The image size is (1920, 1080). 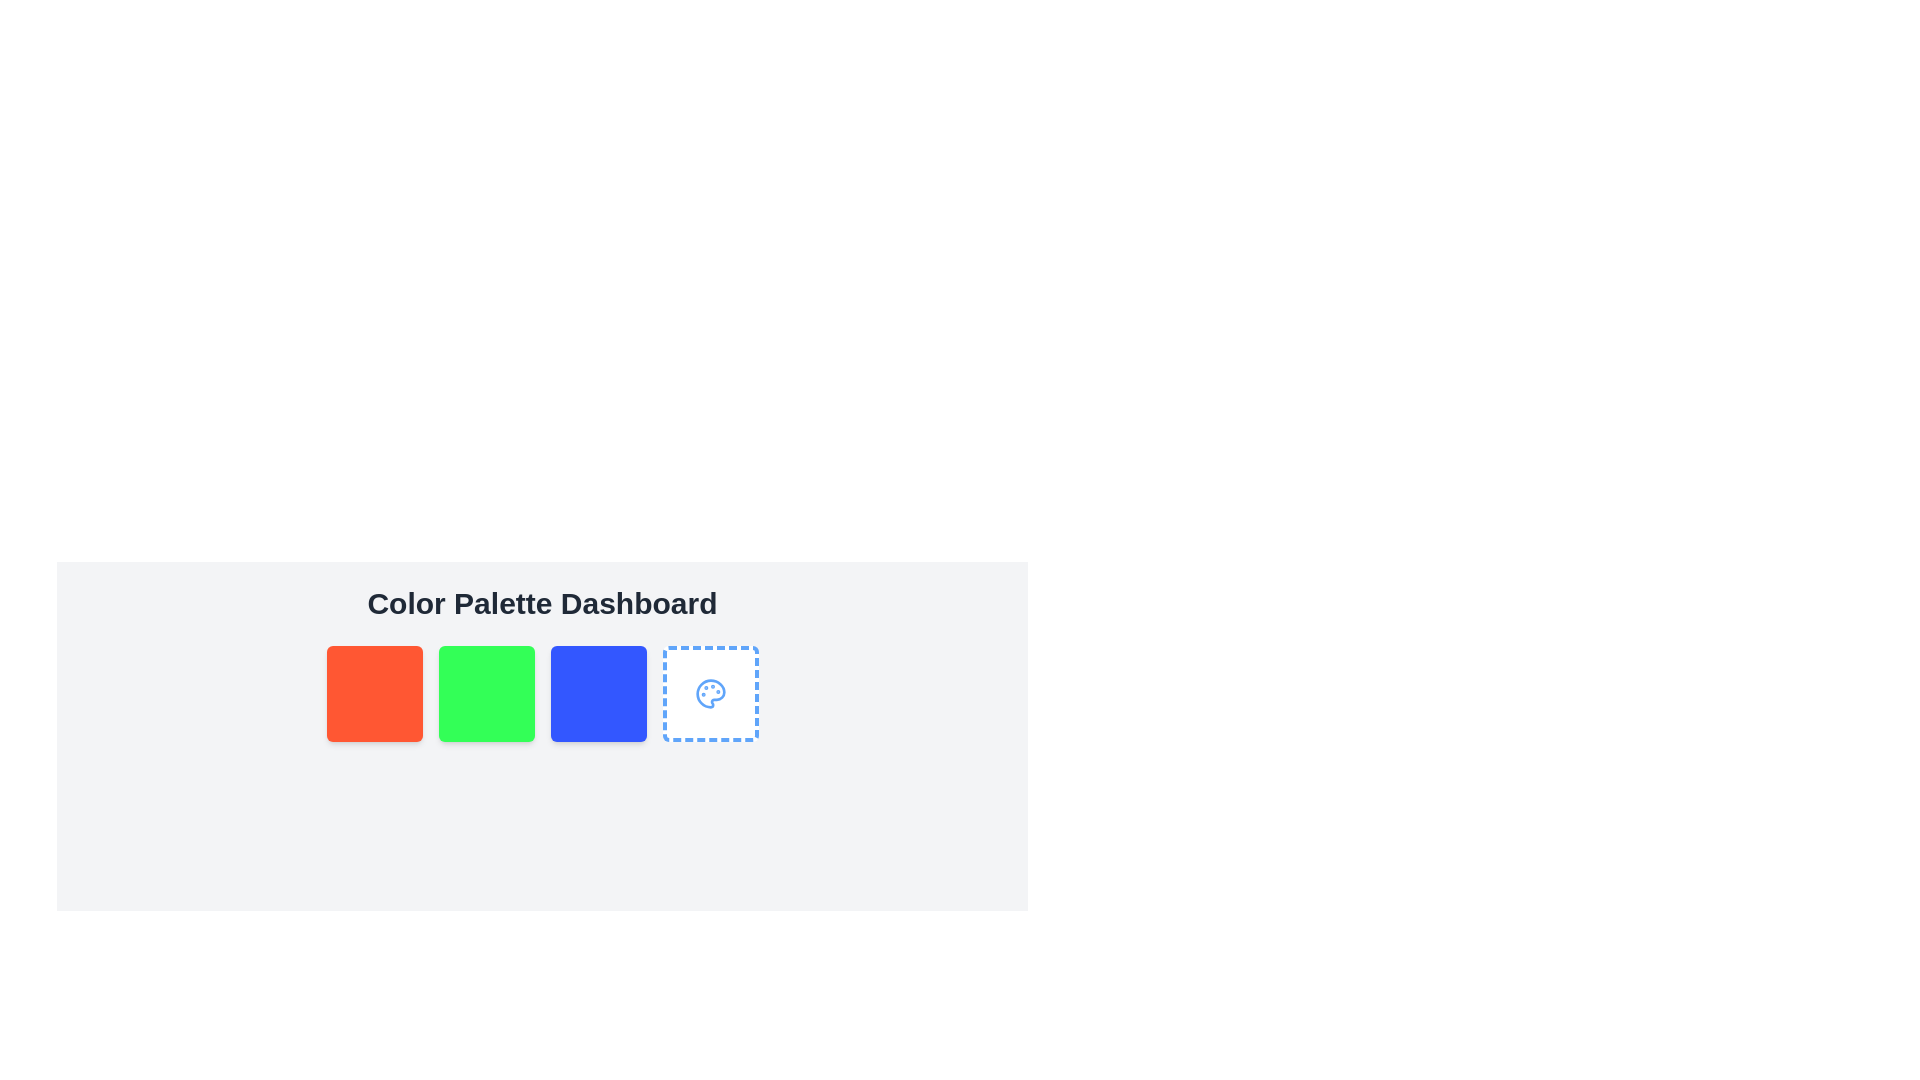 I want to click on the painter's palette icon, which is a small circular icon with light blue color and colored circles, located in the rightmost square under the 'Color Palette Dashboard', so click(x=710, y=693).